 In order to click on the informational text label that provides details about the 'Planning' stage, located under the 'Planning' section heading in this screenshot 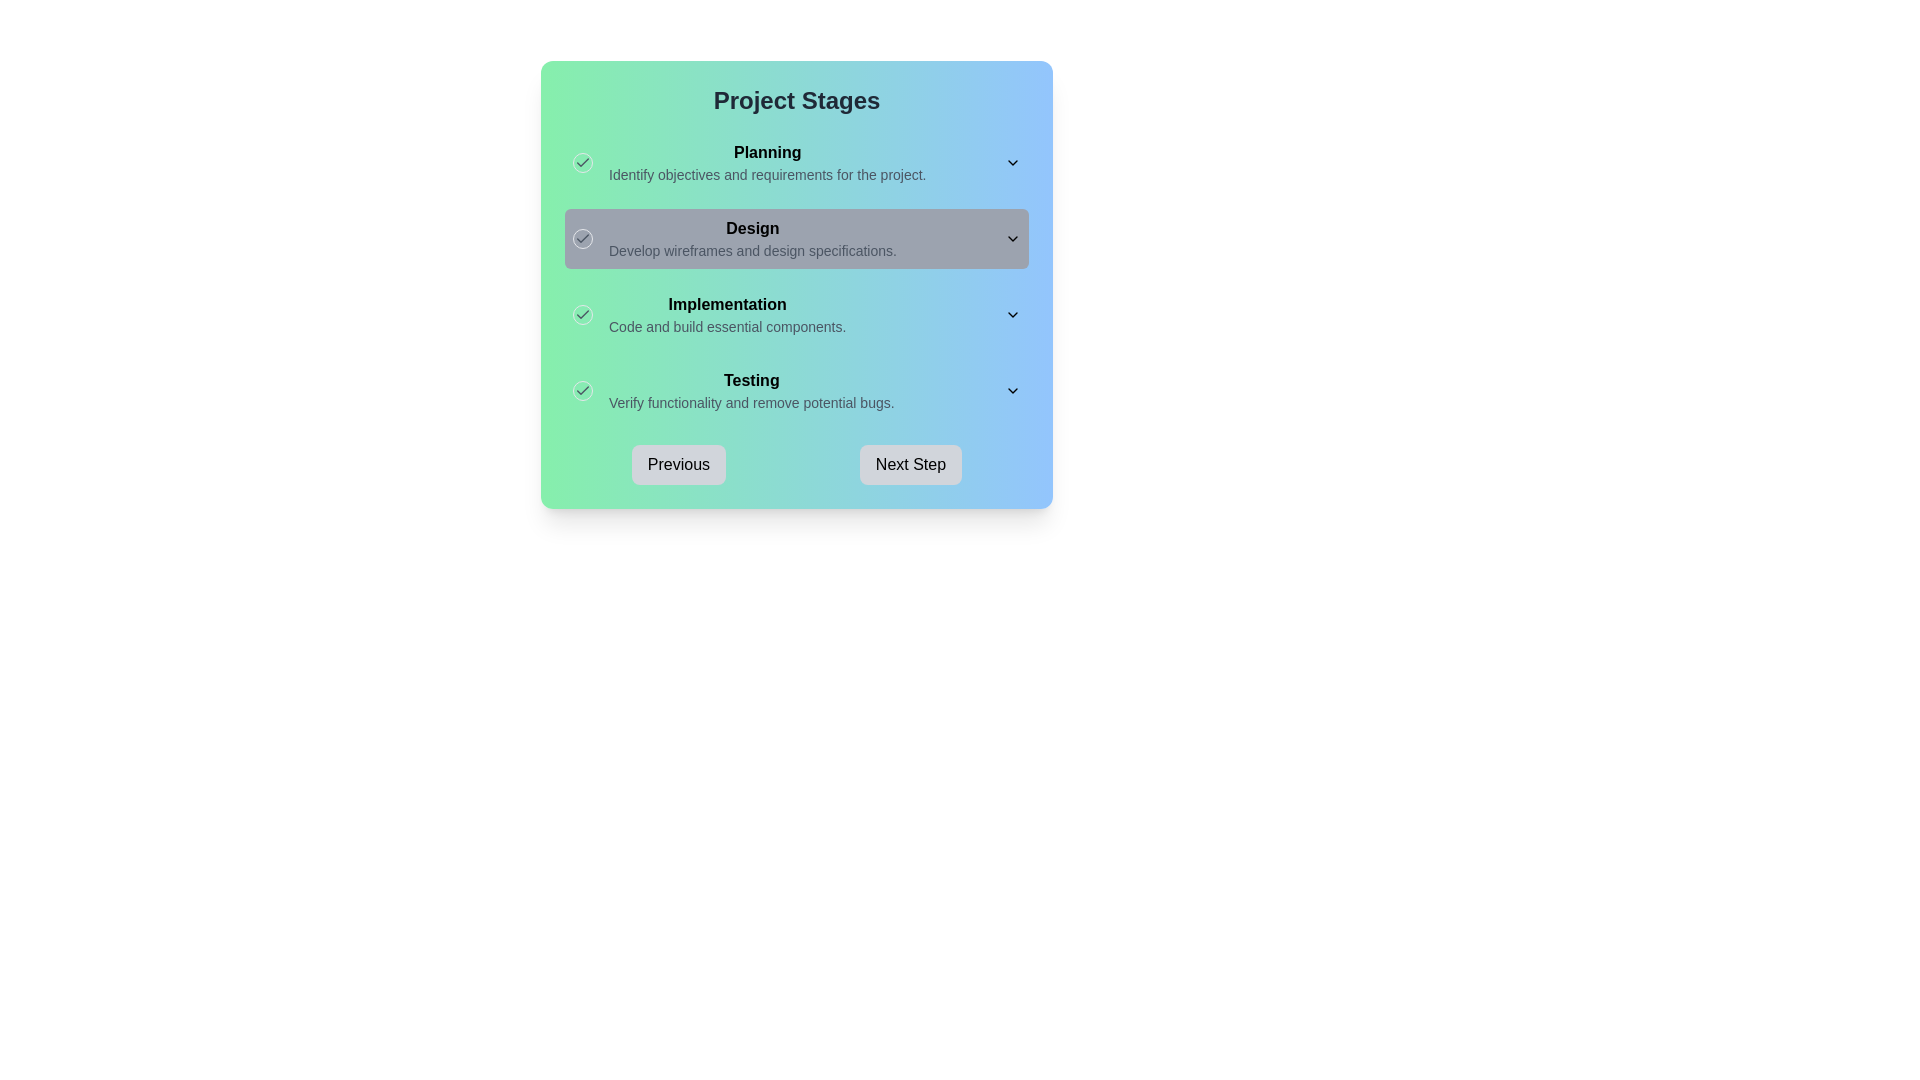, I will do `click(766, 173)`.